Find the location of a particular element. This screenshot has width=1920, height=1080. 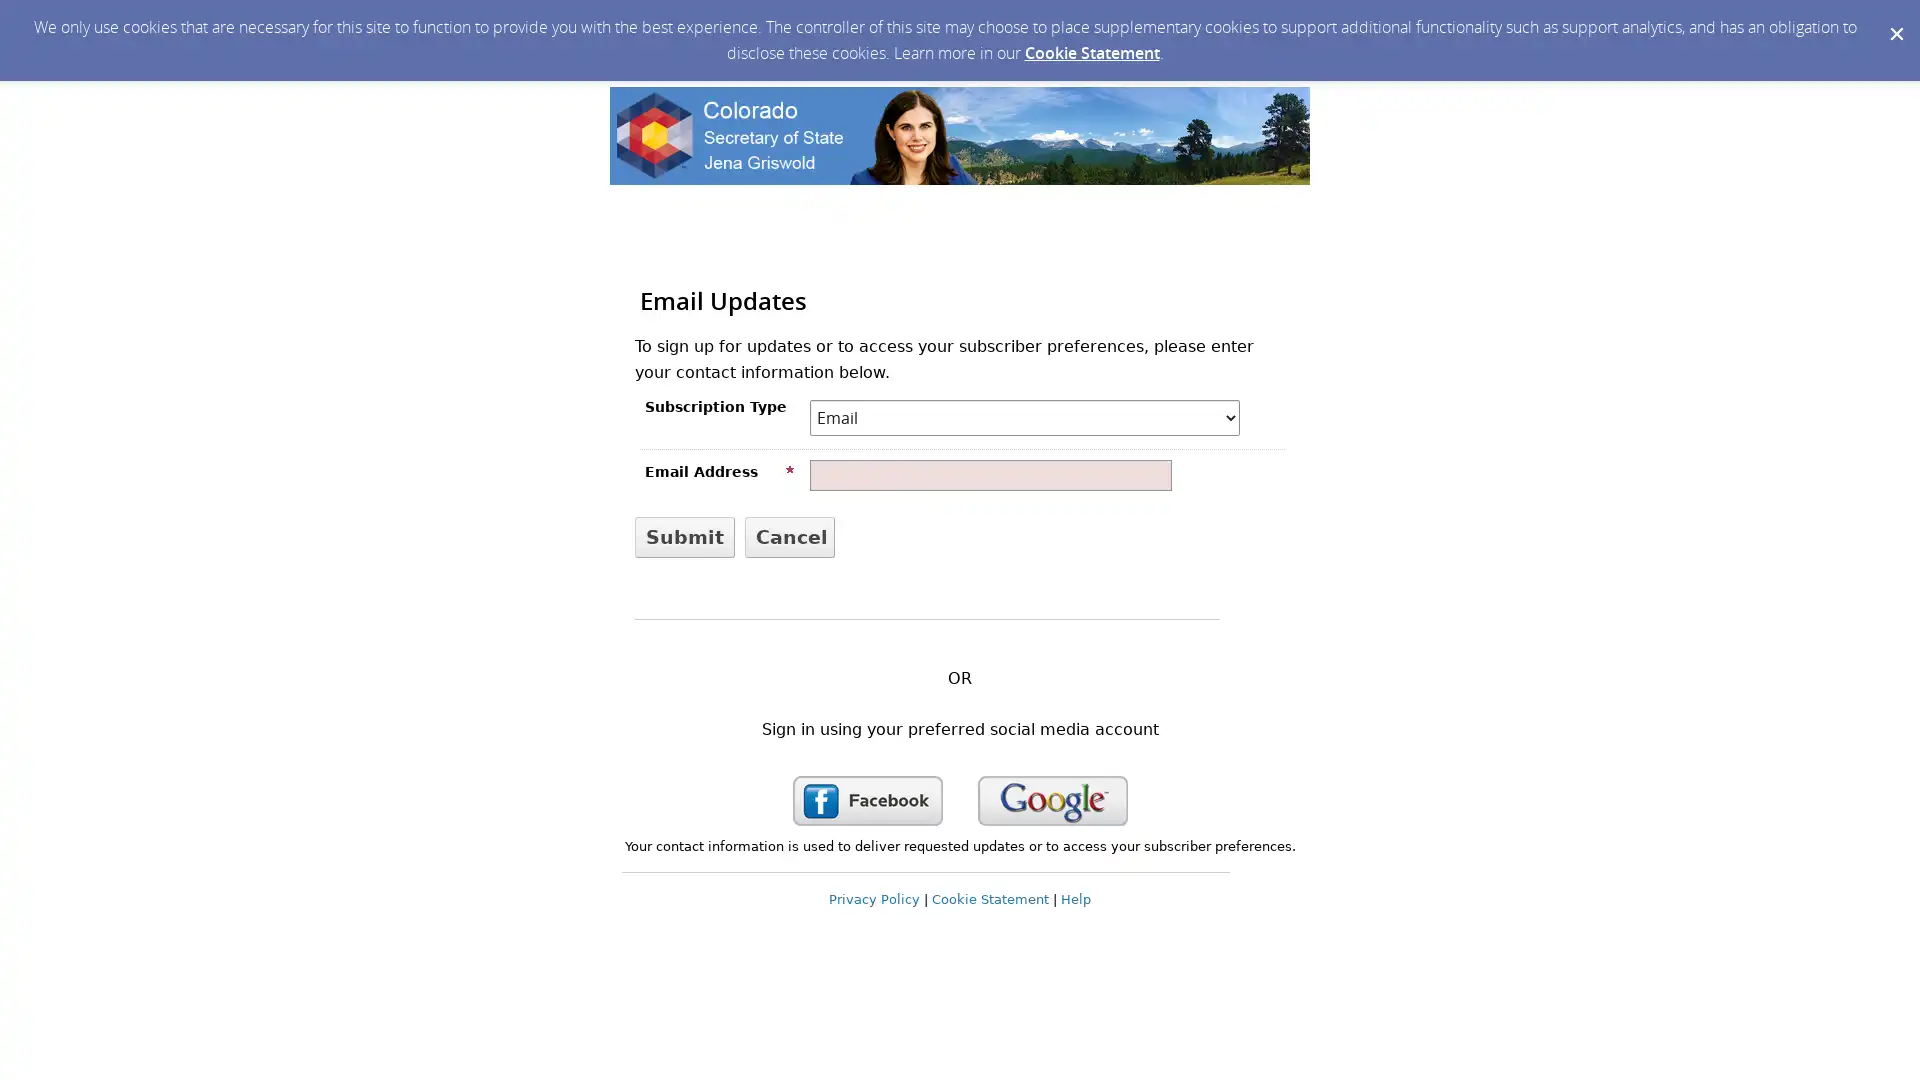

Submit is located at coordinates (685, 535).